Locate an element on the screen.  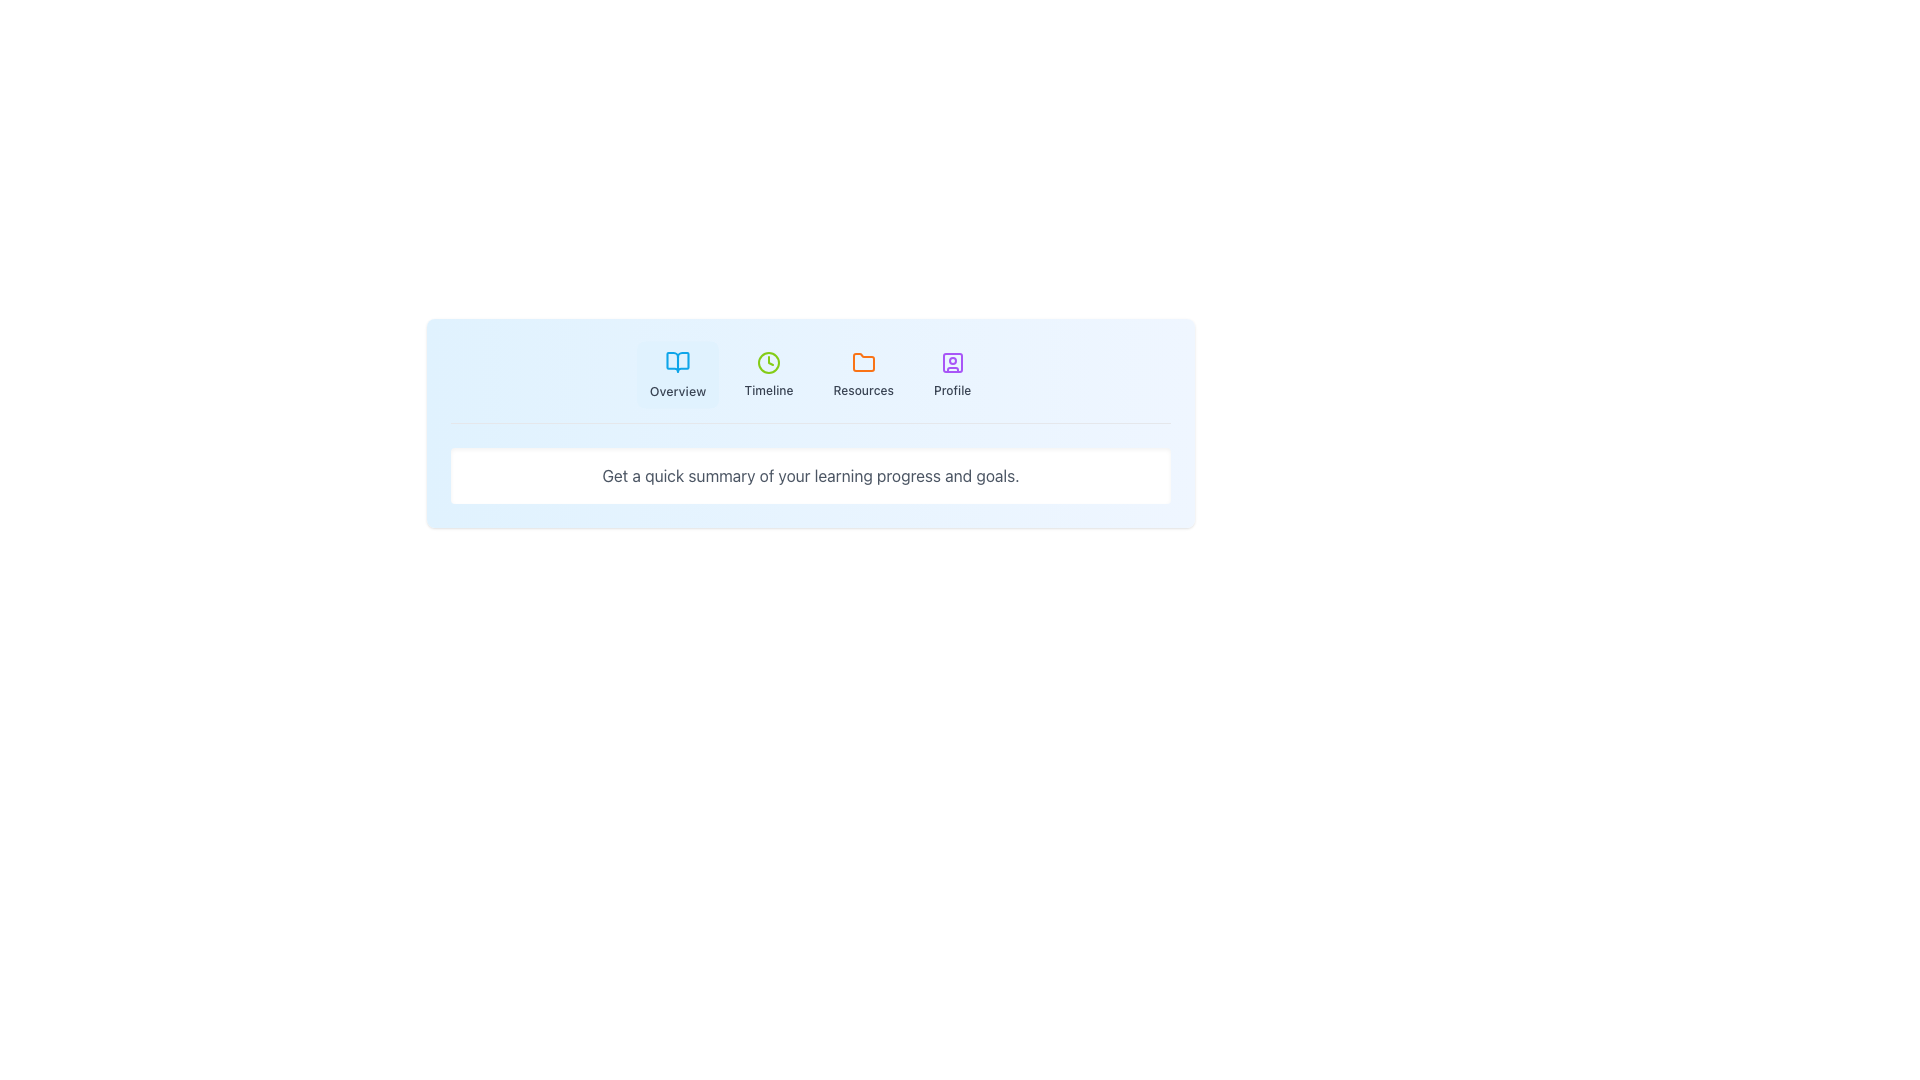
the 'Timeline' navigation button located in the tabbed navigation bar, which is the second button from the left, between 'Overview' and 'Resources' is located at coordinates (767, 374).